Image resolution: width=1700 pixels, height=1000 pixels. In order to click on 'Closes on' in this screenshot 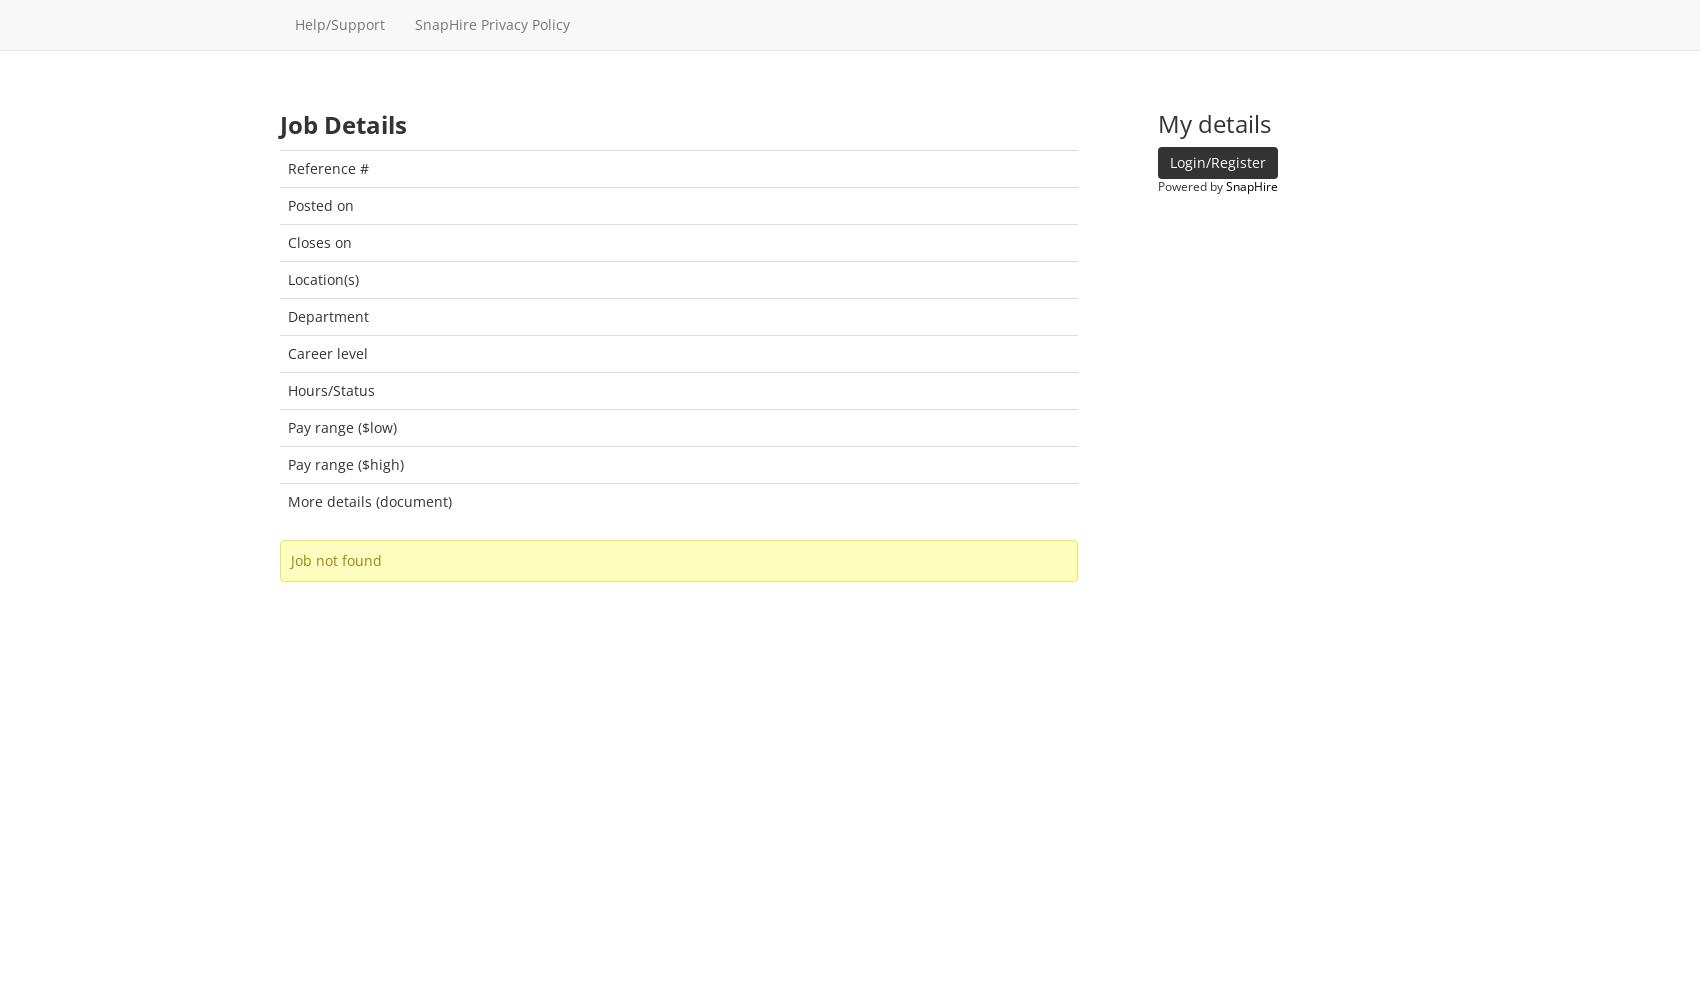, I will do `click(319, 240)`.